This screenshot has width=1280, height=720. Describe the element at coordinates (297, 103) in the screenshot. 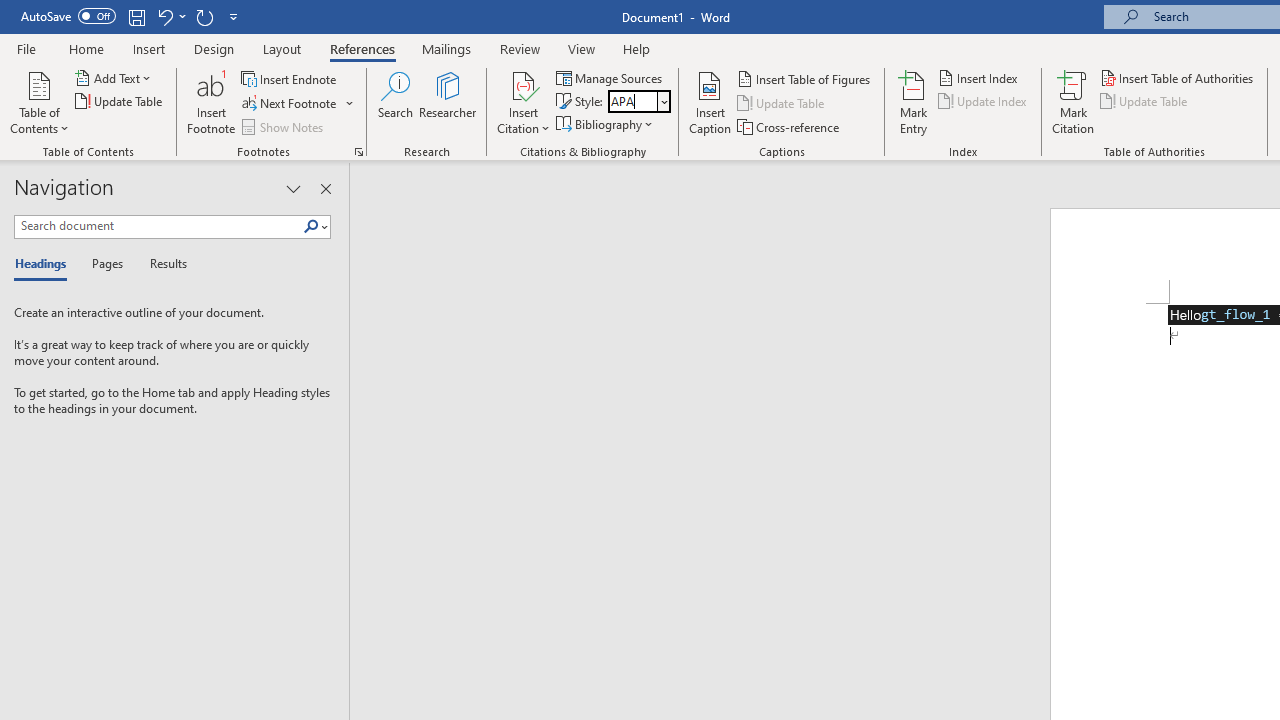

I see `'Next Footnote'` at that location.